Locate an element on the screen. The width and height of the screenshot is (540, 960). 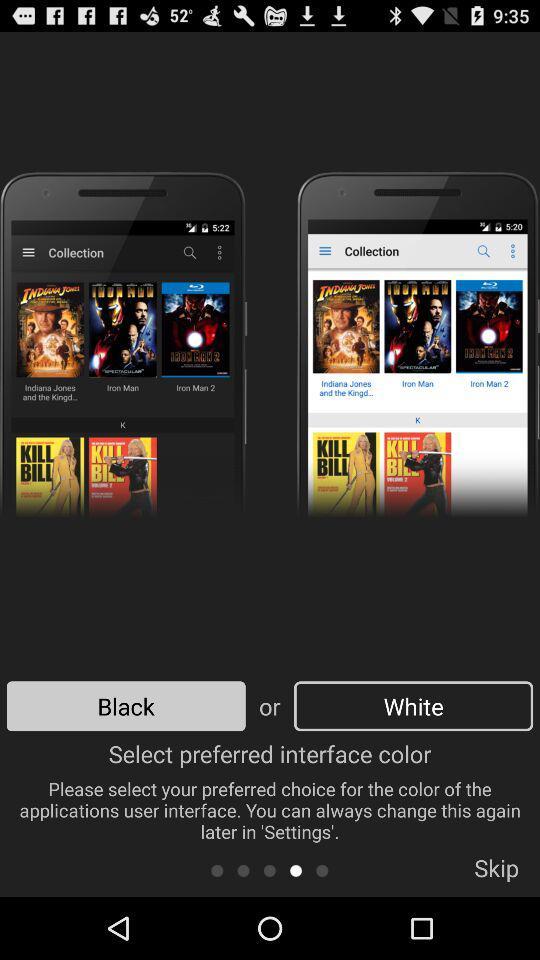
item below the select preferred interface item is located at coordinates (322, 869).